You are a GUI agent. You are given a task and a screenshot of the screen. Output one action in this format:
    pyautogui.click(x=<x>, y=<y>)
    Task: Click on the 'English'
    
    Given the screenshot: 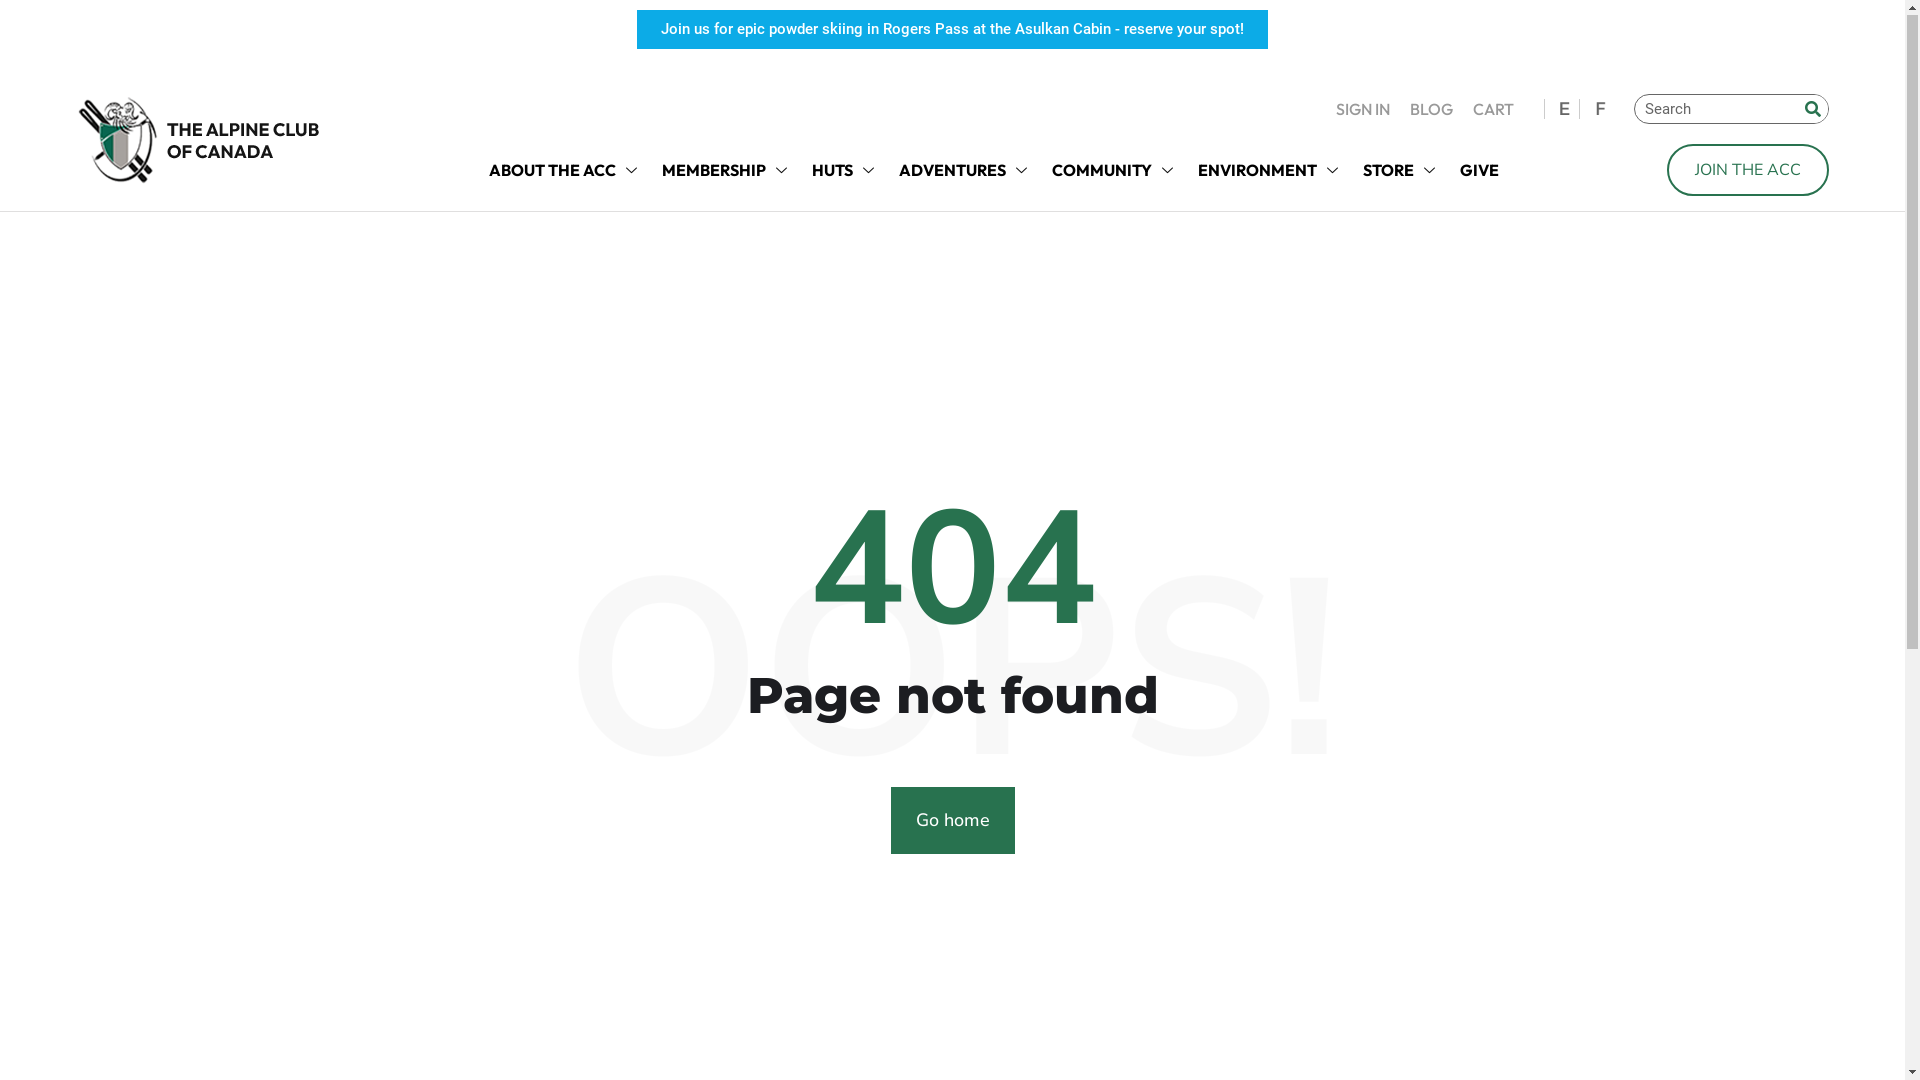 What is the action you would take?
    pyautogui.click(x=1563, y=110)
    